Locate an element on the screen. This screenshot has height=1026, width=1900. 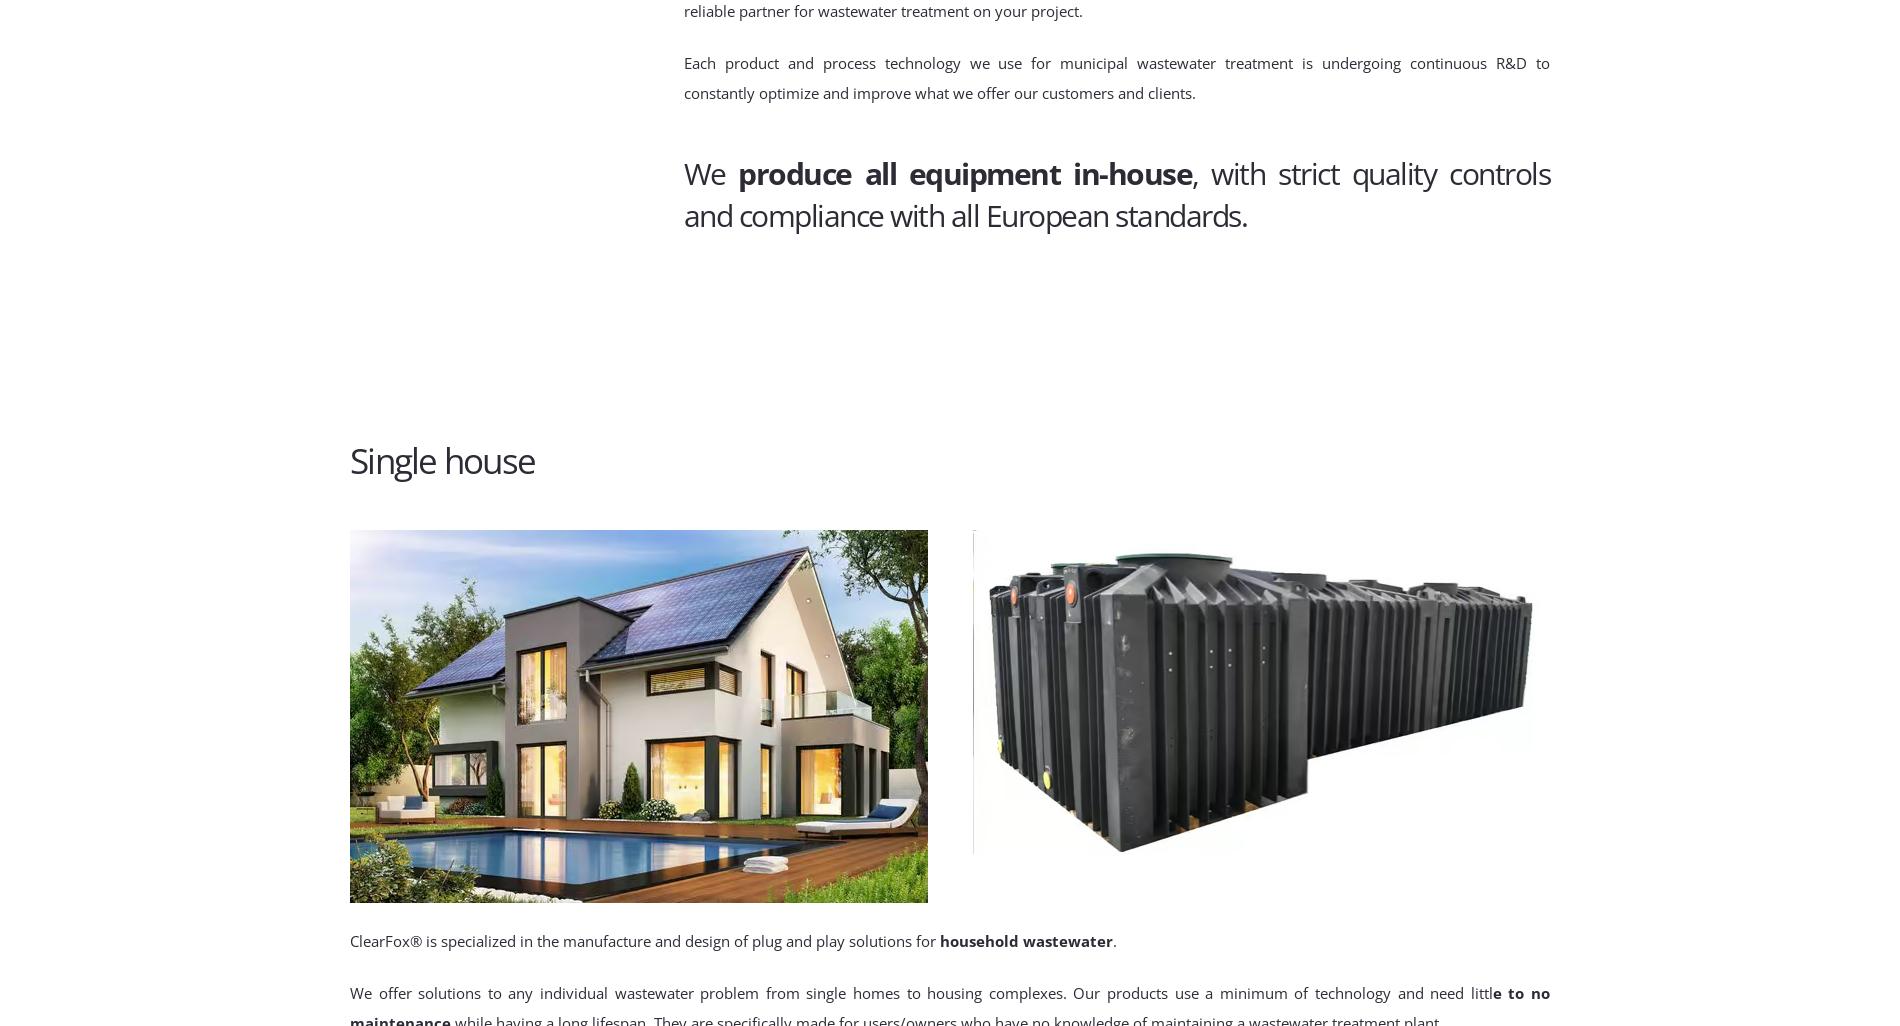
', with strict quality controls and compliance with all European standards.' is located at coordinates (1116, 193).